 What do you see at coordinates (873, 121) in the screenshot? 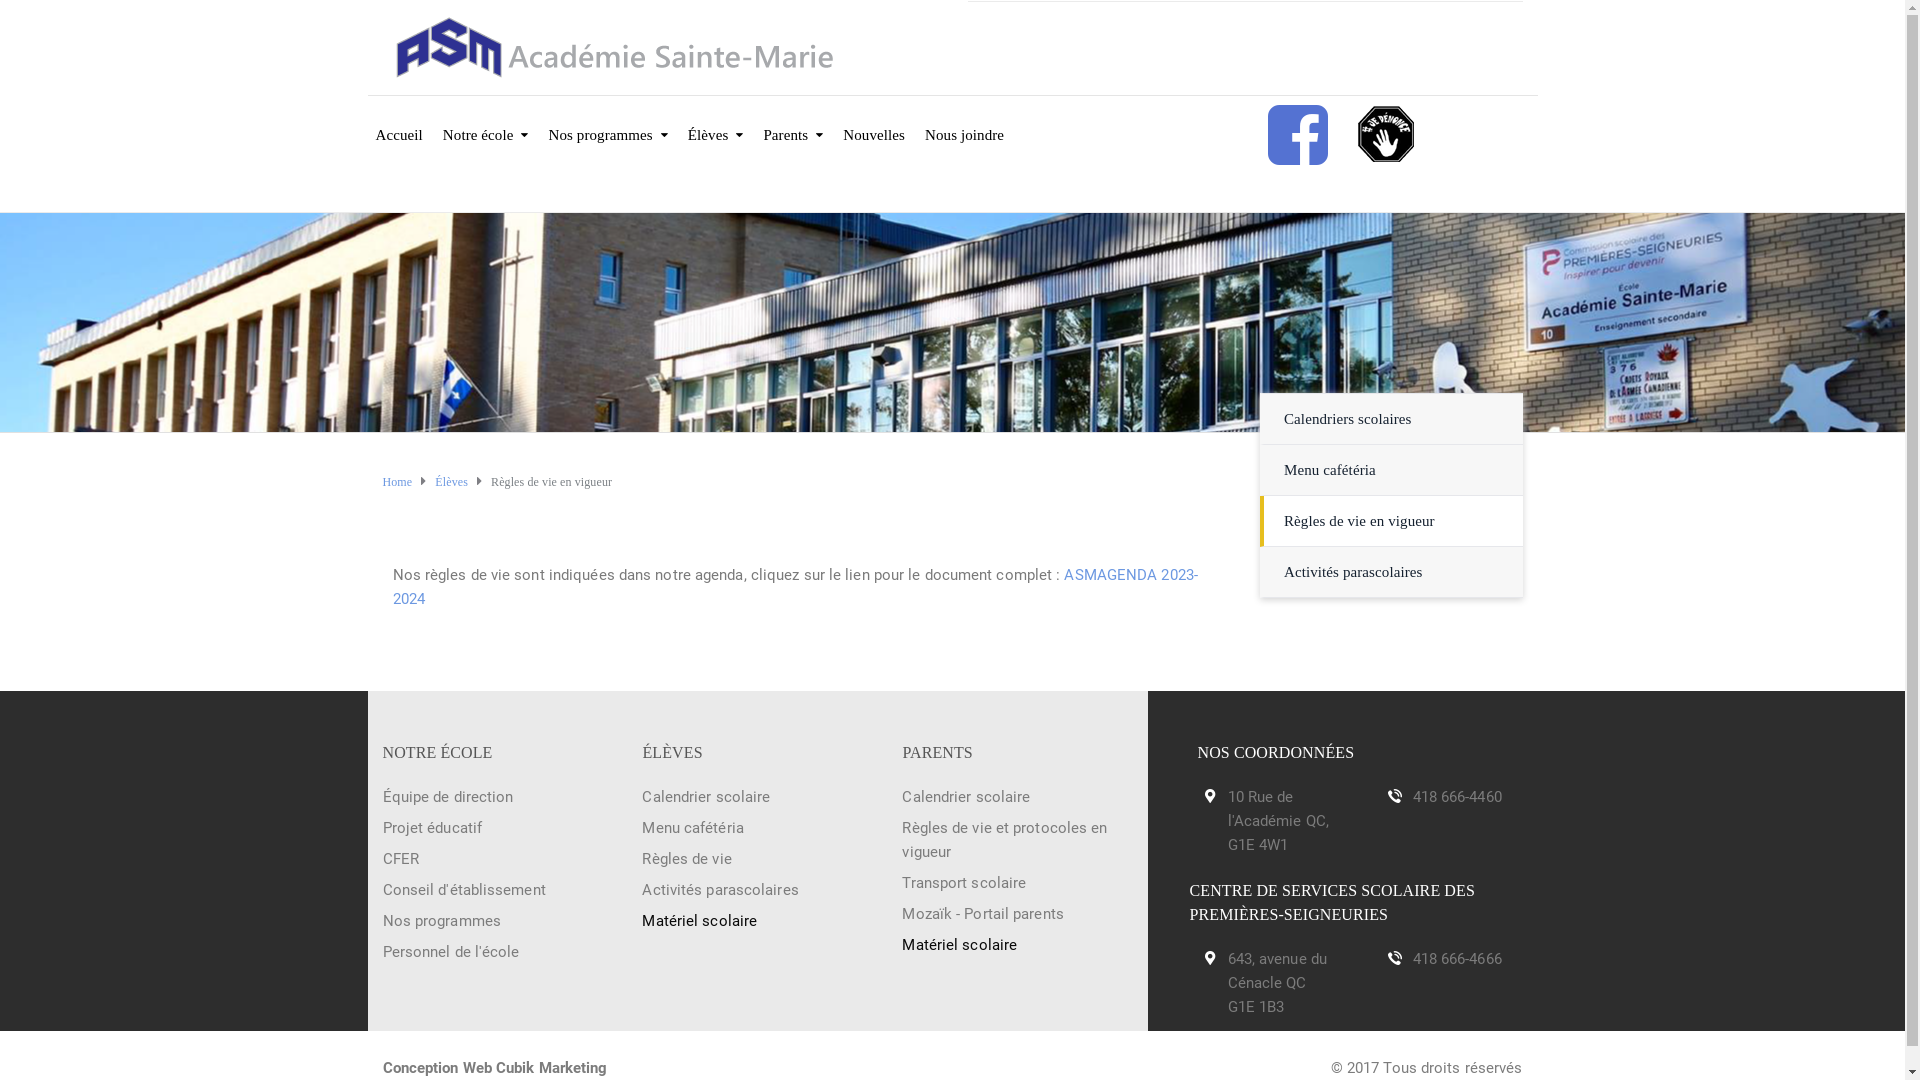
I see `'Nouvelles'` at bounding box center [873, 121].